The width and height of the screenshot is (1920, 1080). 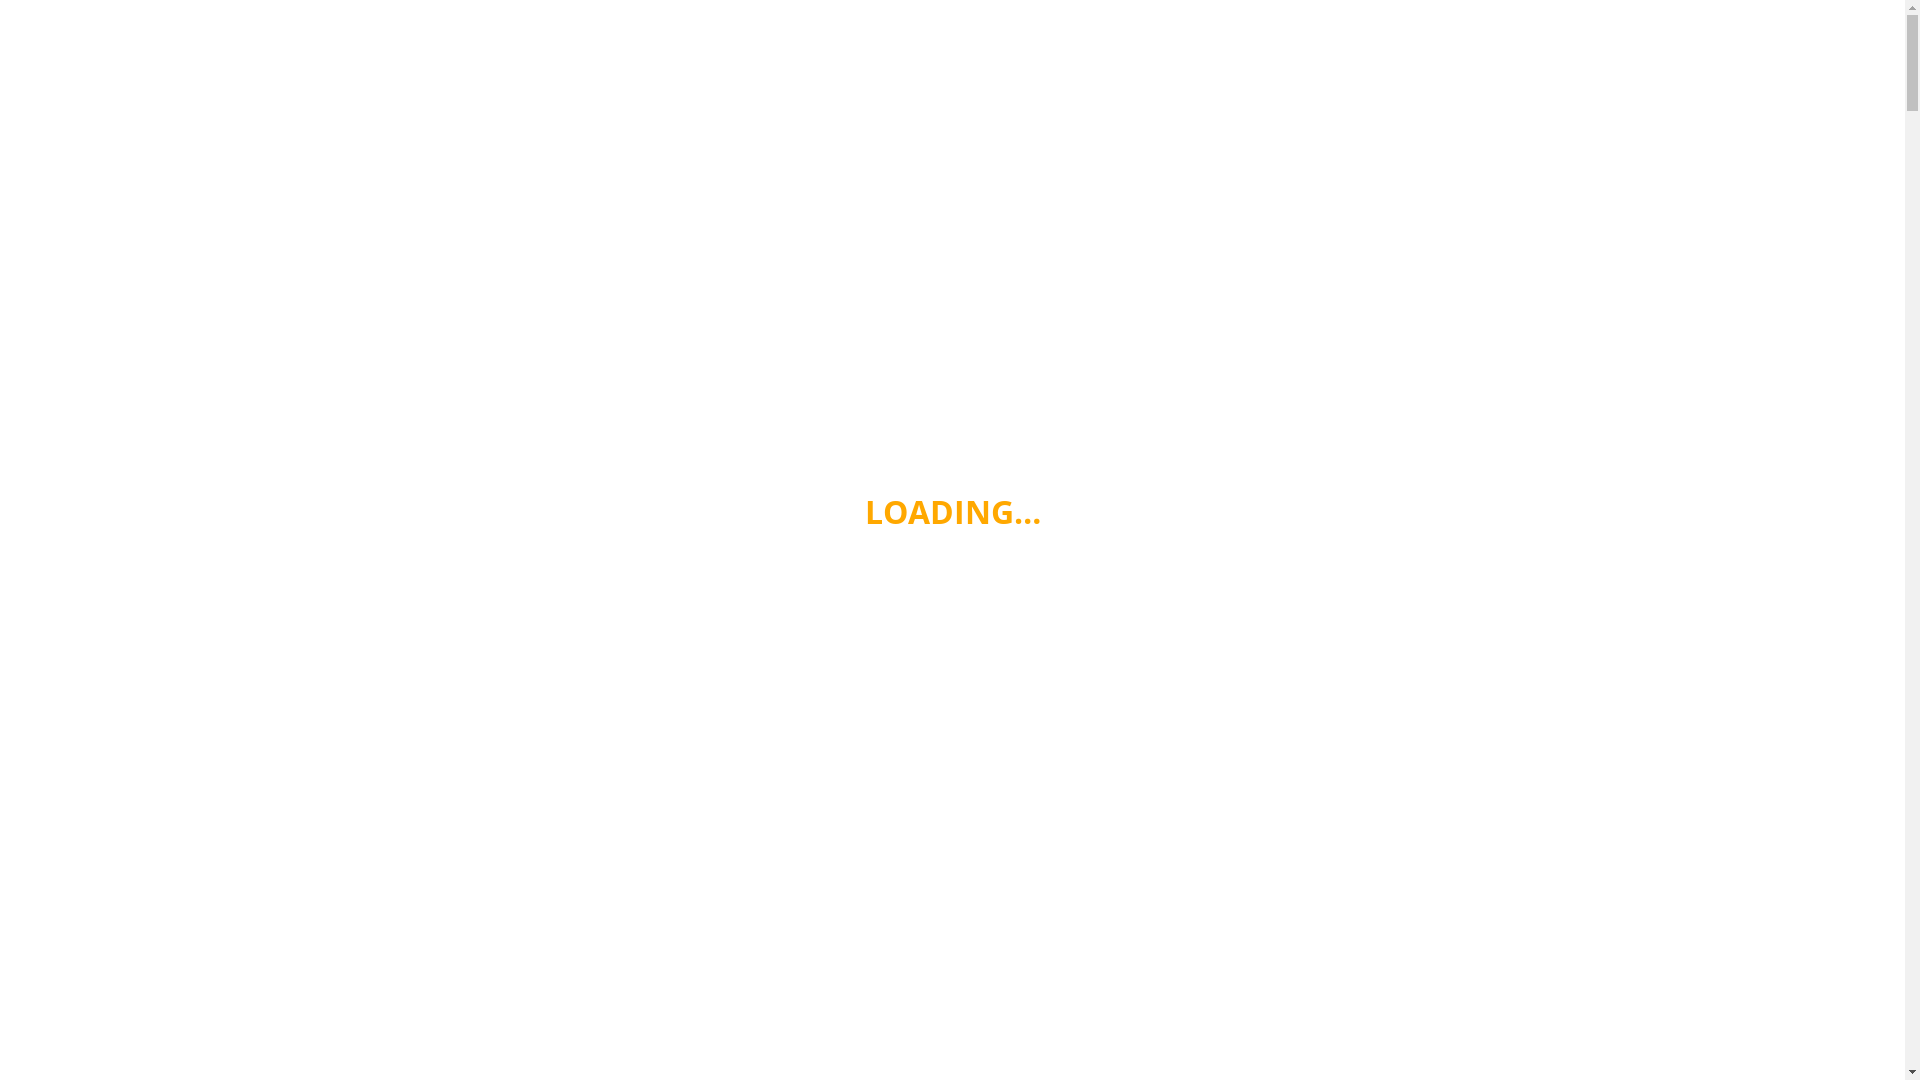 I want to click on 'COOKING', so click(x=1271, y=27).